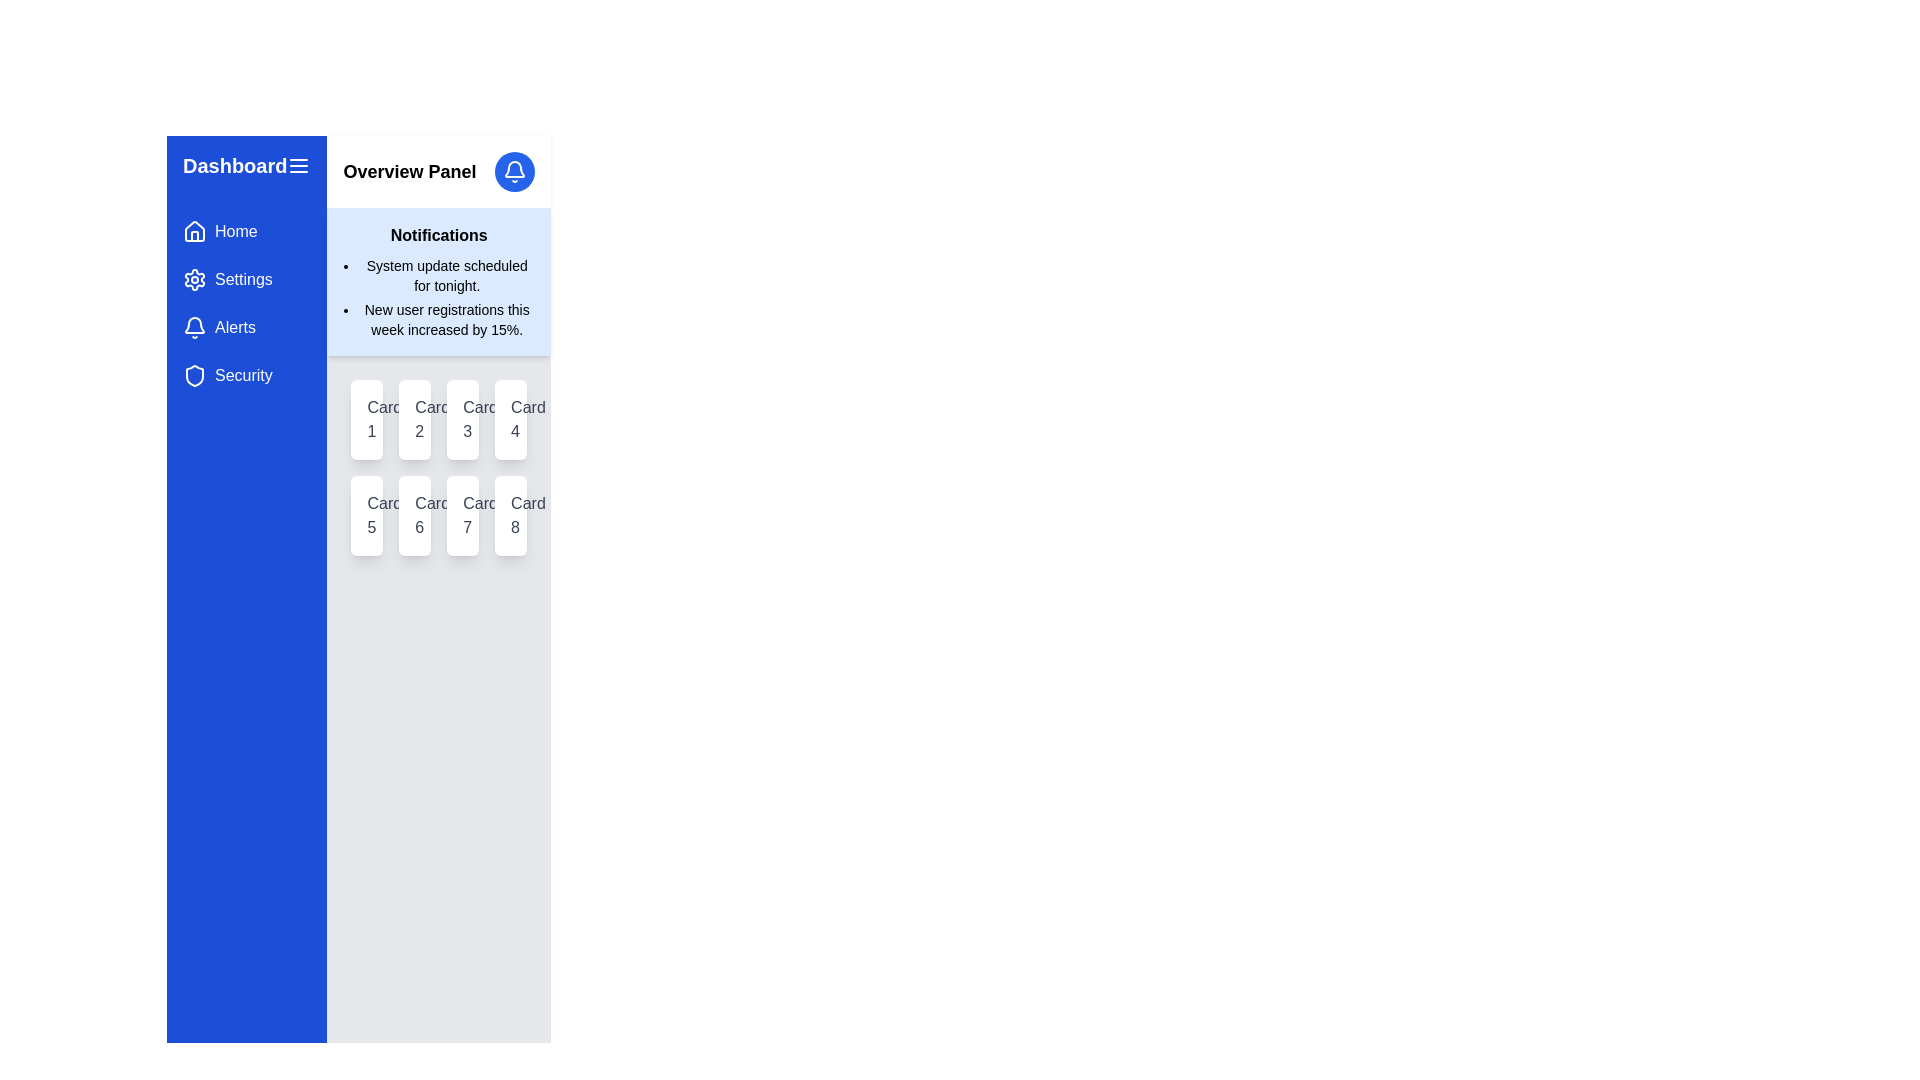  Describe the element at coordinates (511, 515) in the screenshot. I see `the rectangular card with rounded edges and the text 'Card 8' centered on it, located in the bottom-right corner of the grid` at that location.